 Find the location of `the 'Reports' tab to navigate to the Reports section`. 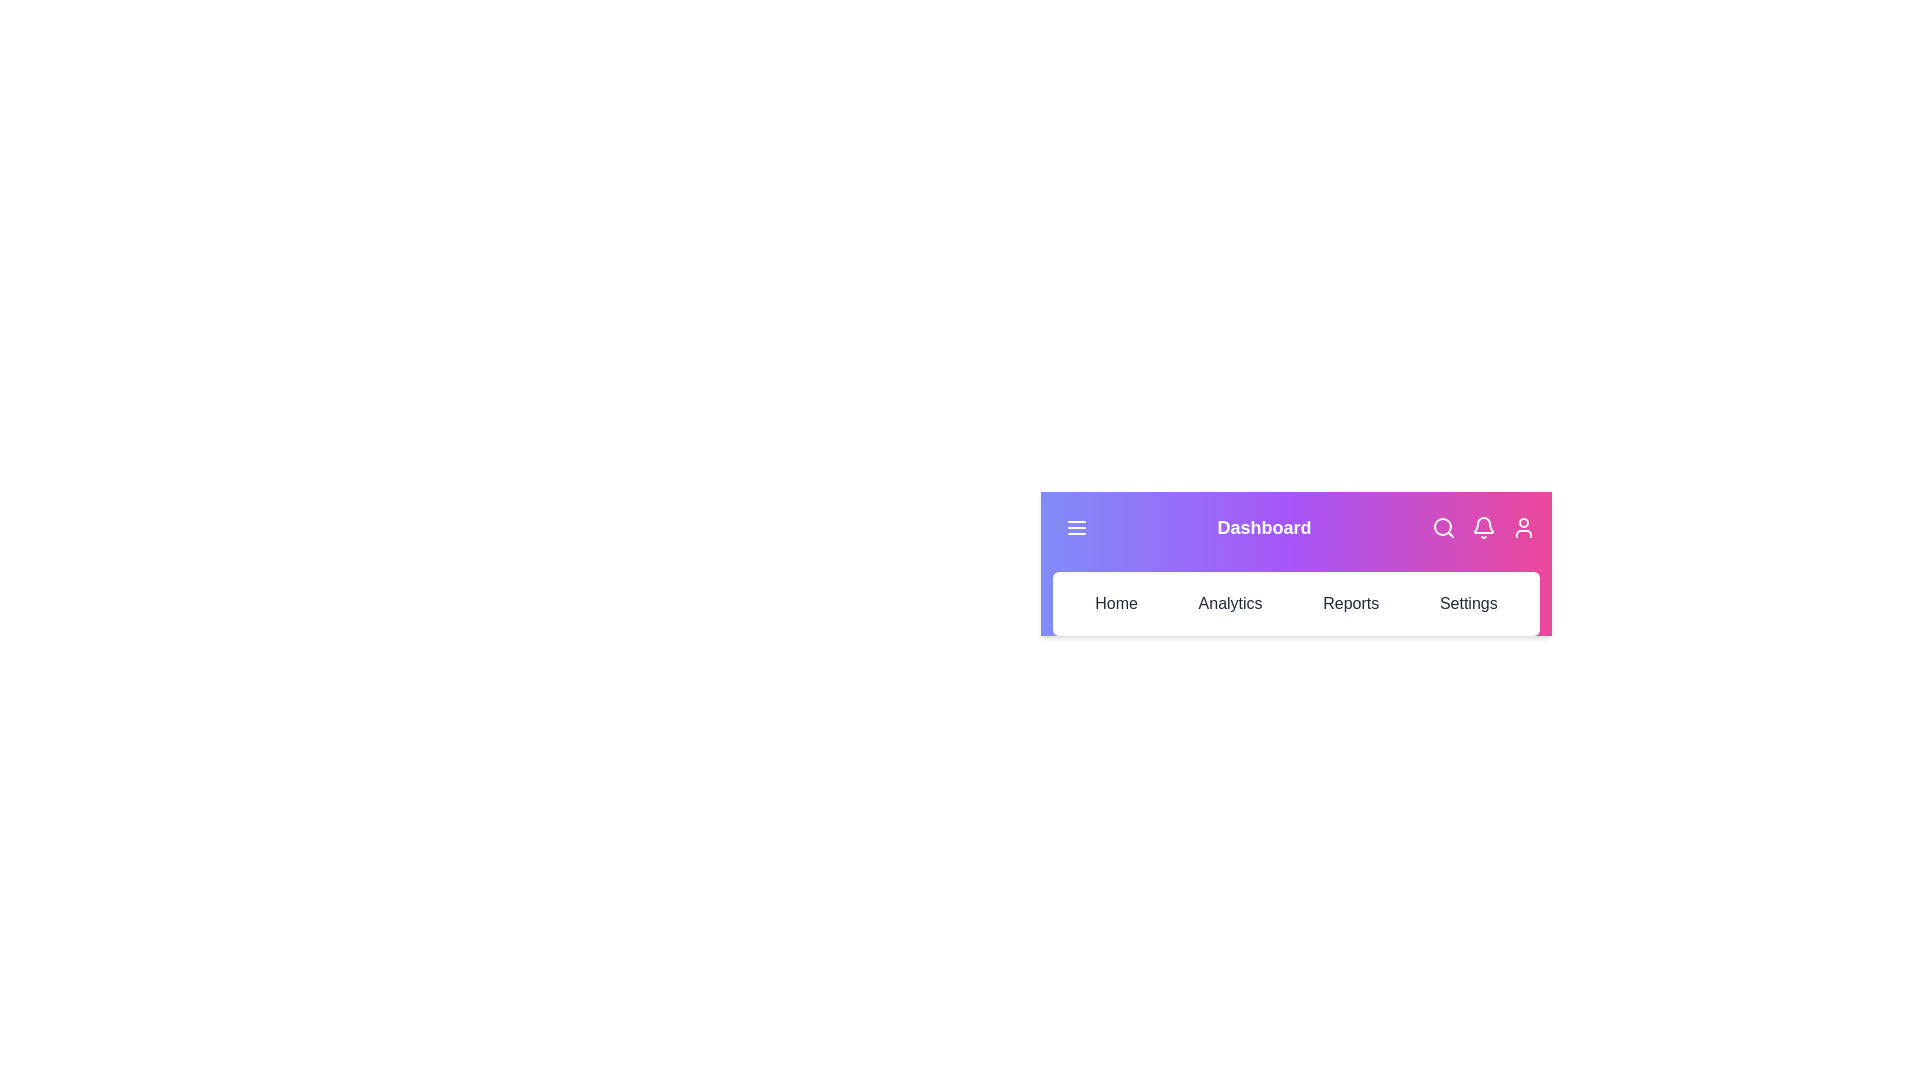

the 'Reports' tab to navigate to the Reports section is located at coordinates (1350, 603).